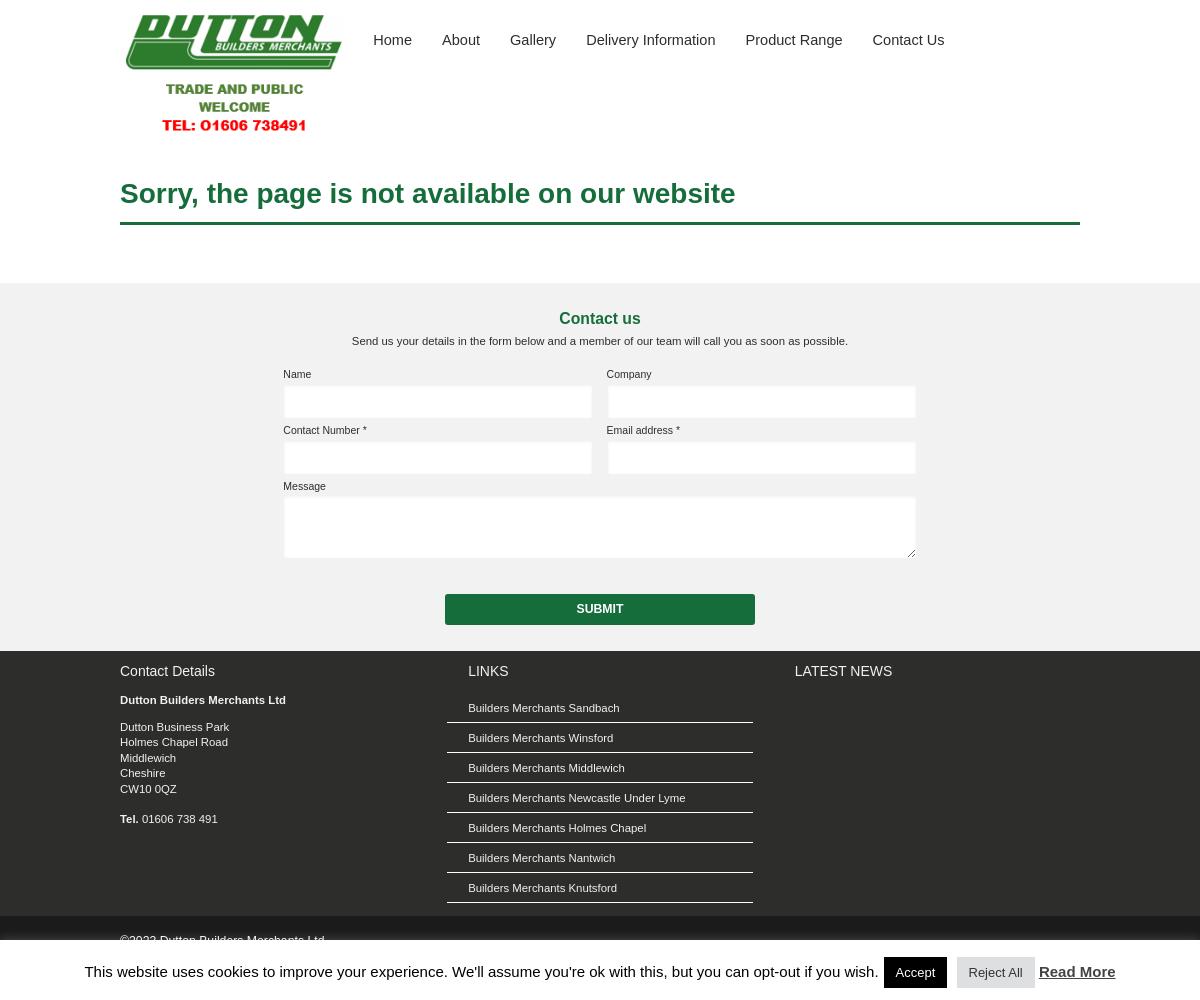  What do you see at coordinates (147, 757) in the screenshot?
I see `'Middlewich'` at bounding box center [147, 757].